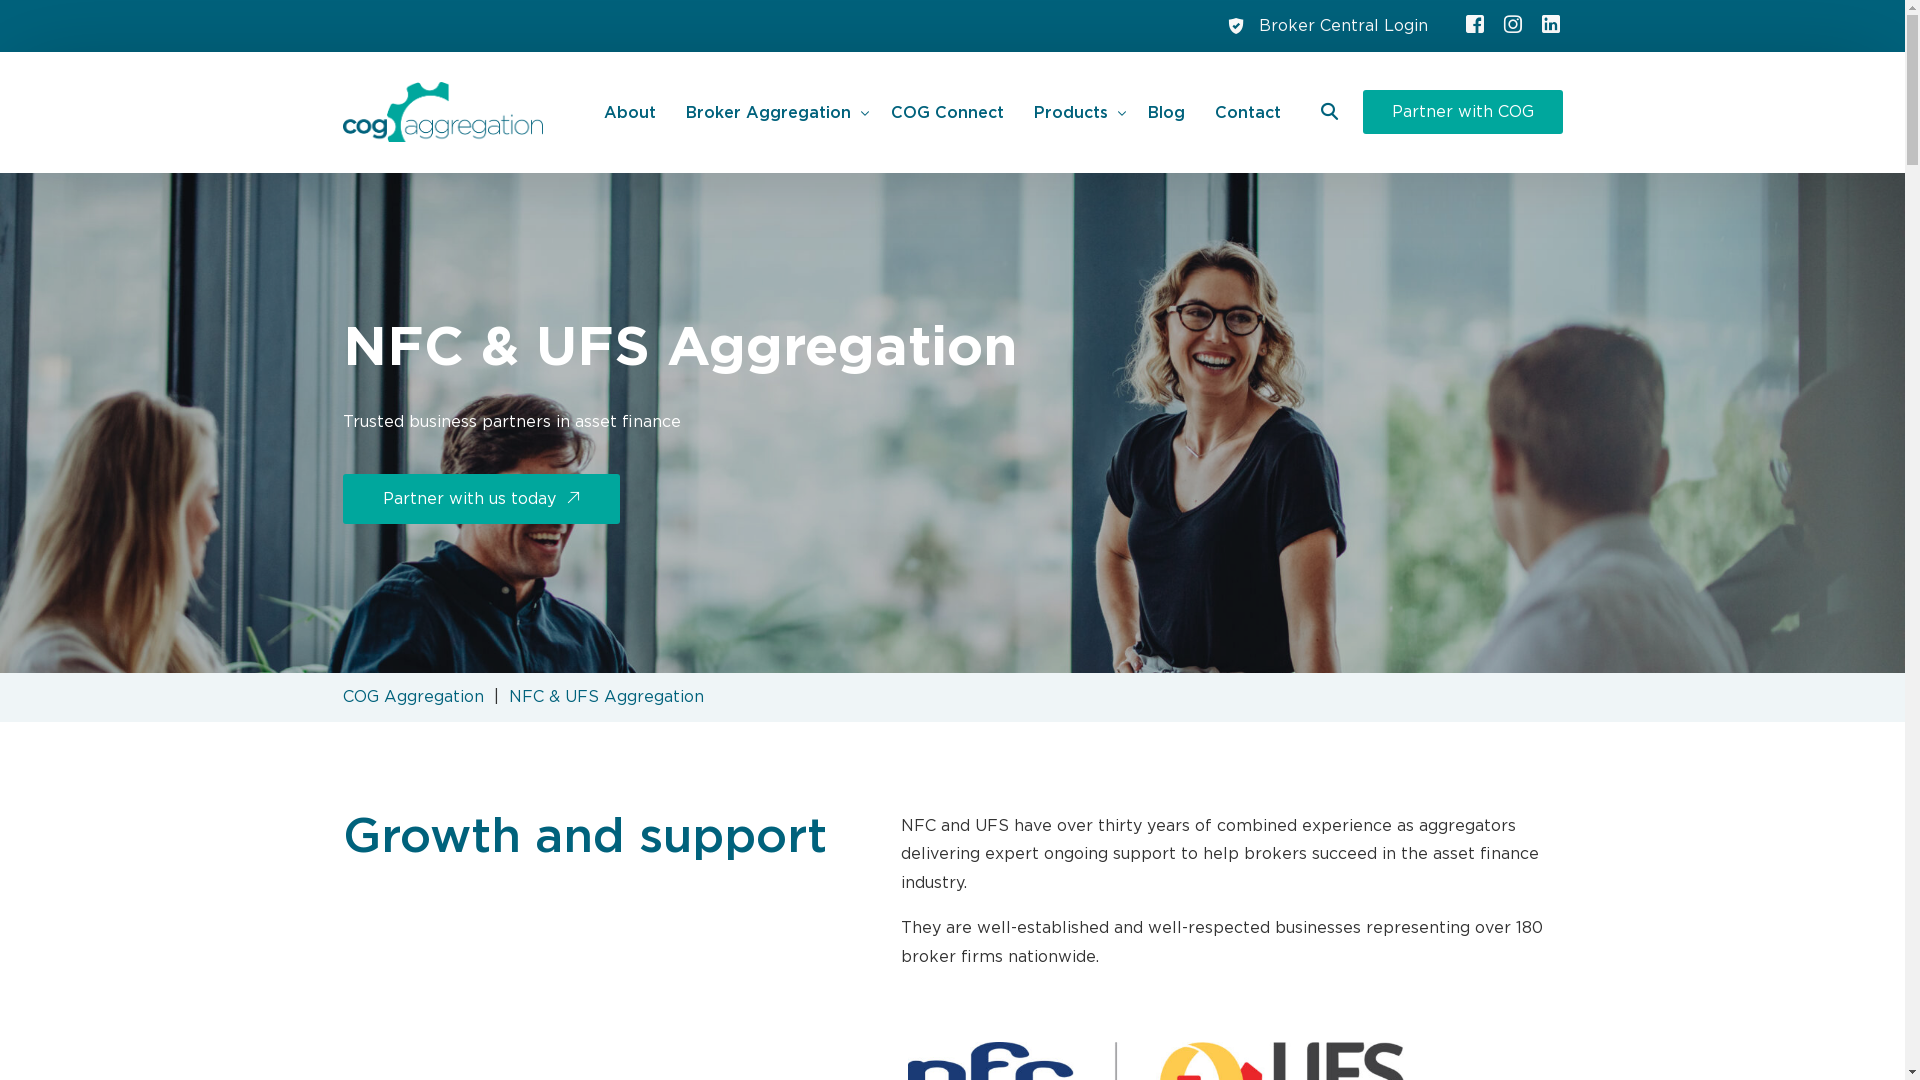 This screenshot has height=1080, width=1920. What do you see at coordinates (480, 497) in the screenshot?
I see `'Partner with us today'` at bounding box center [480, 497].